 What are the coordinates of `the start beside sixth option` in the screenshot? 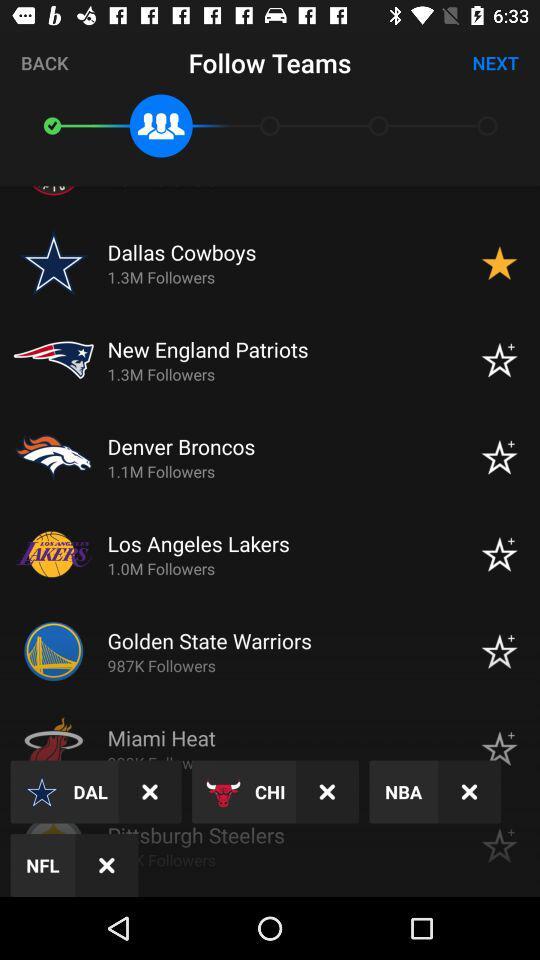 It's located at (498, 650).